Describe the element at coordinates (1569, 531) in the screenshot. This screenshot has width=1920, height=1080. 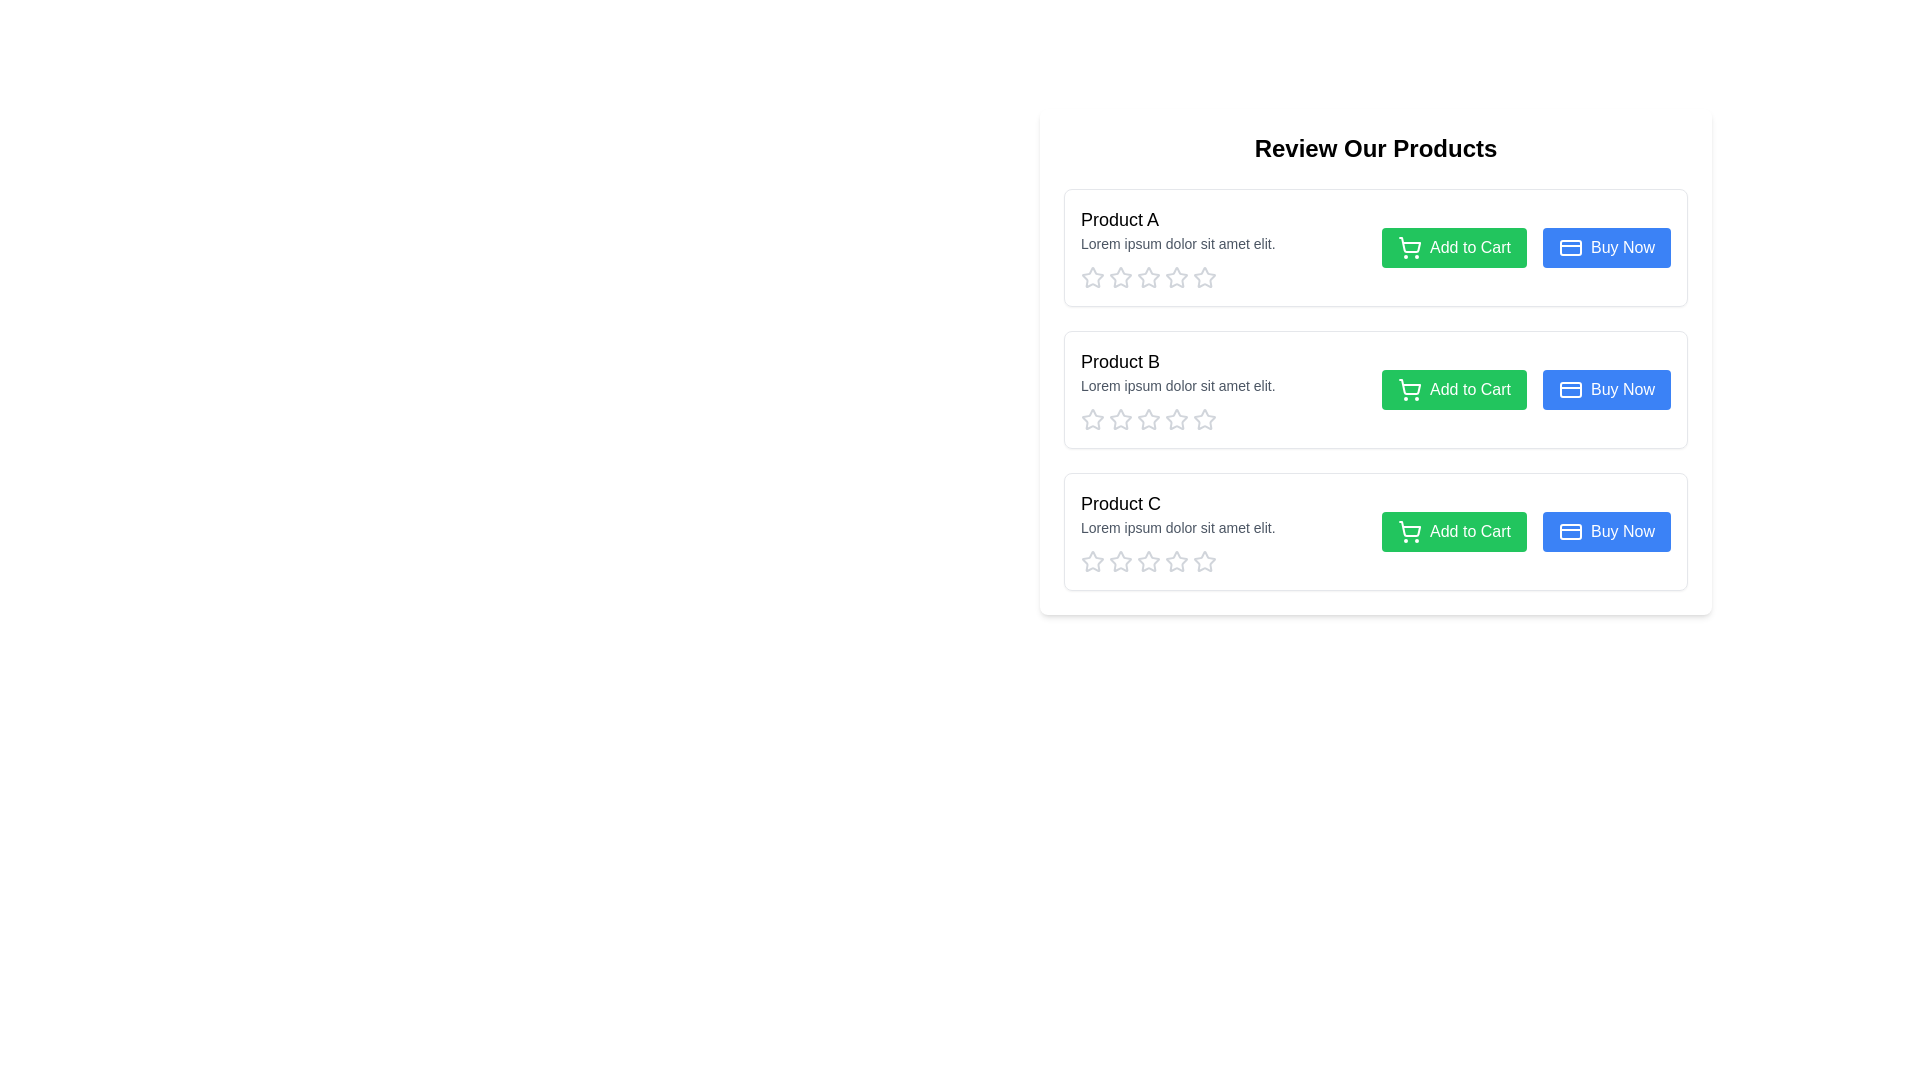
I see `the 'Buy Now' icon for Product C, which is a rectangular shape with rounded corners, styled in a solid color and located on the right-hand side of the third product card` at that location.